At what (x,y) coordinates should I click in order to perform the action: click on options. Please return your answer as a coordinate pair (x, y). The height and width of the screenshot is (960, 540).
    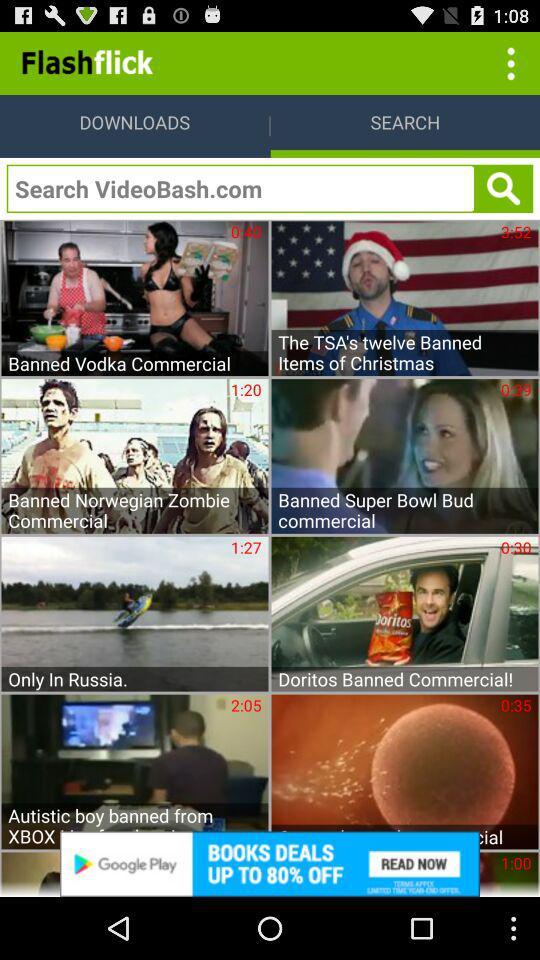
    Looking at the image, I should click on (508, 62).